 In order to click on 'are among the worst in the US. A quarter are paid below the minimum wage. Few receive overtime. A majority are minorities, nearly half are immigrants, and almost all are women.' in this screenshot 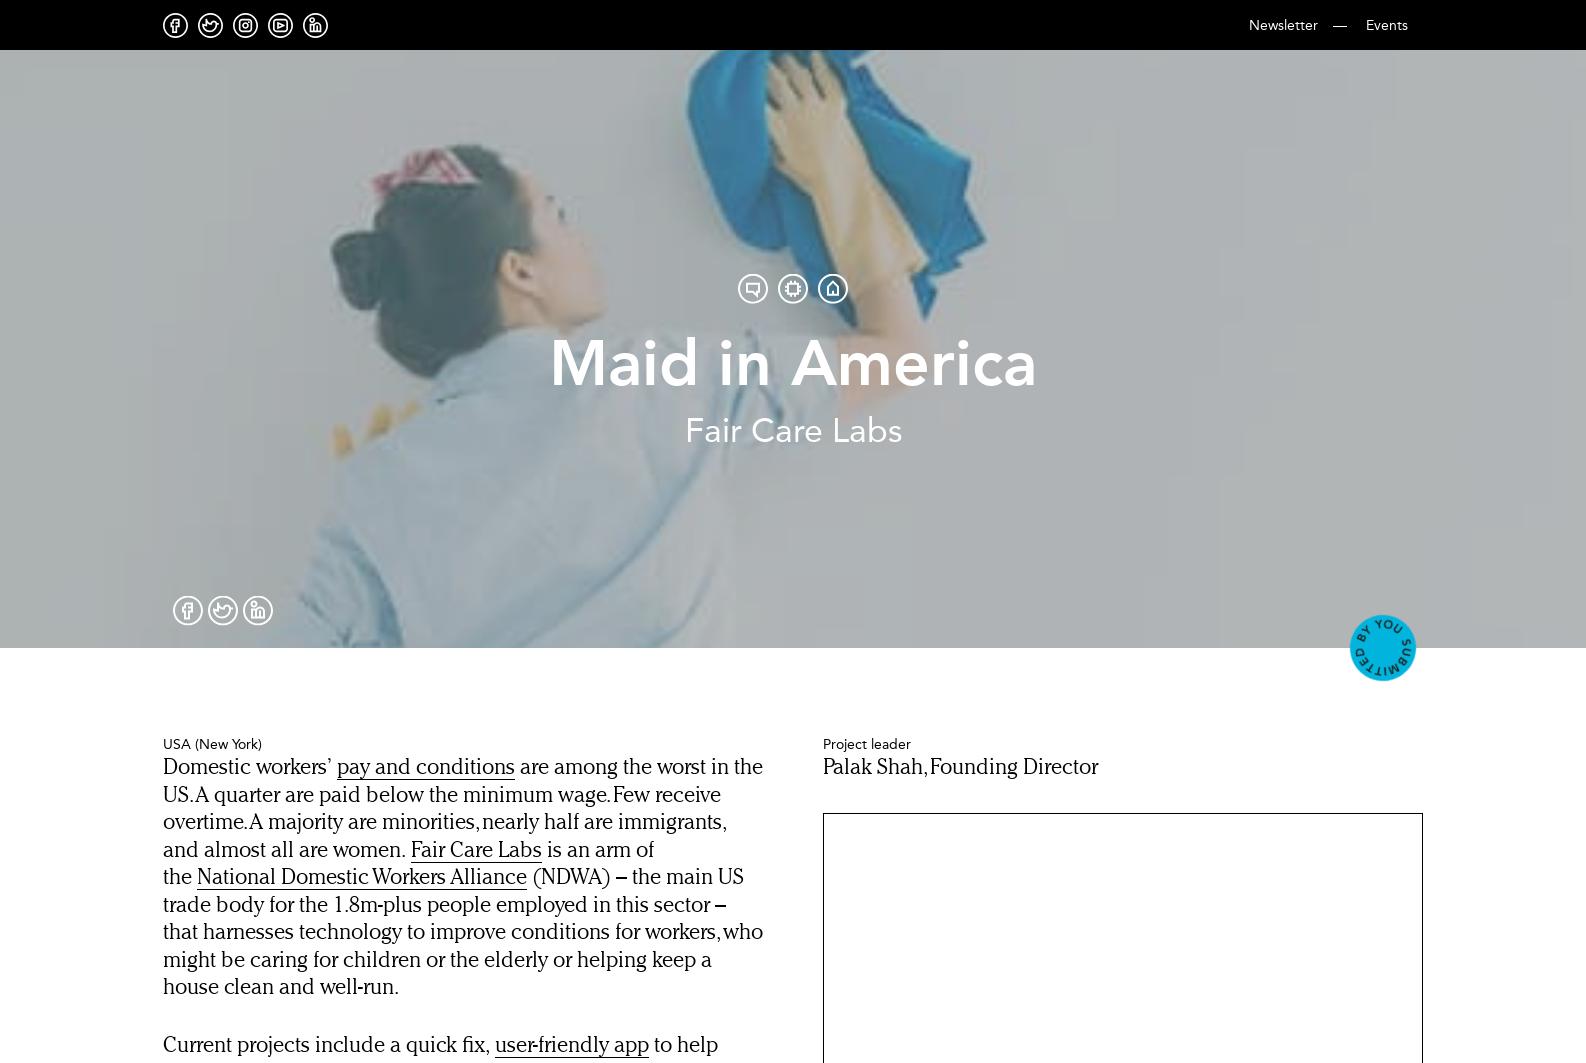, I will do `click(461, 808)`.